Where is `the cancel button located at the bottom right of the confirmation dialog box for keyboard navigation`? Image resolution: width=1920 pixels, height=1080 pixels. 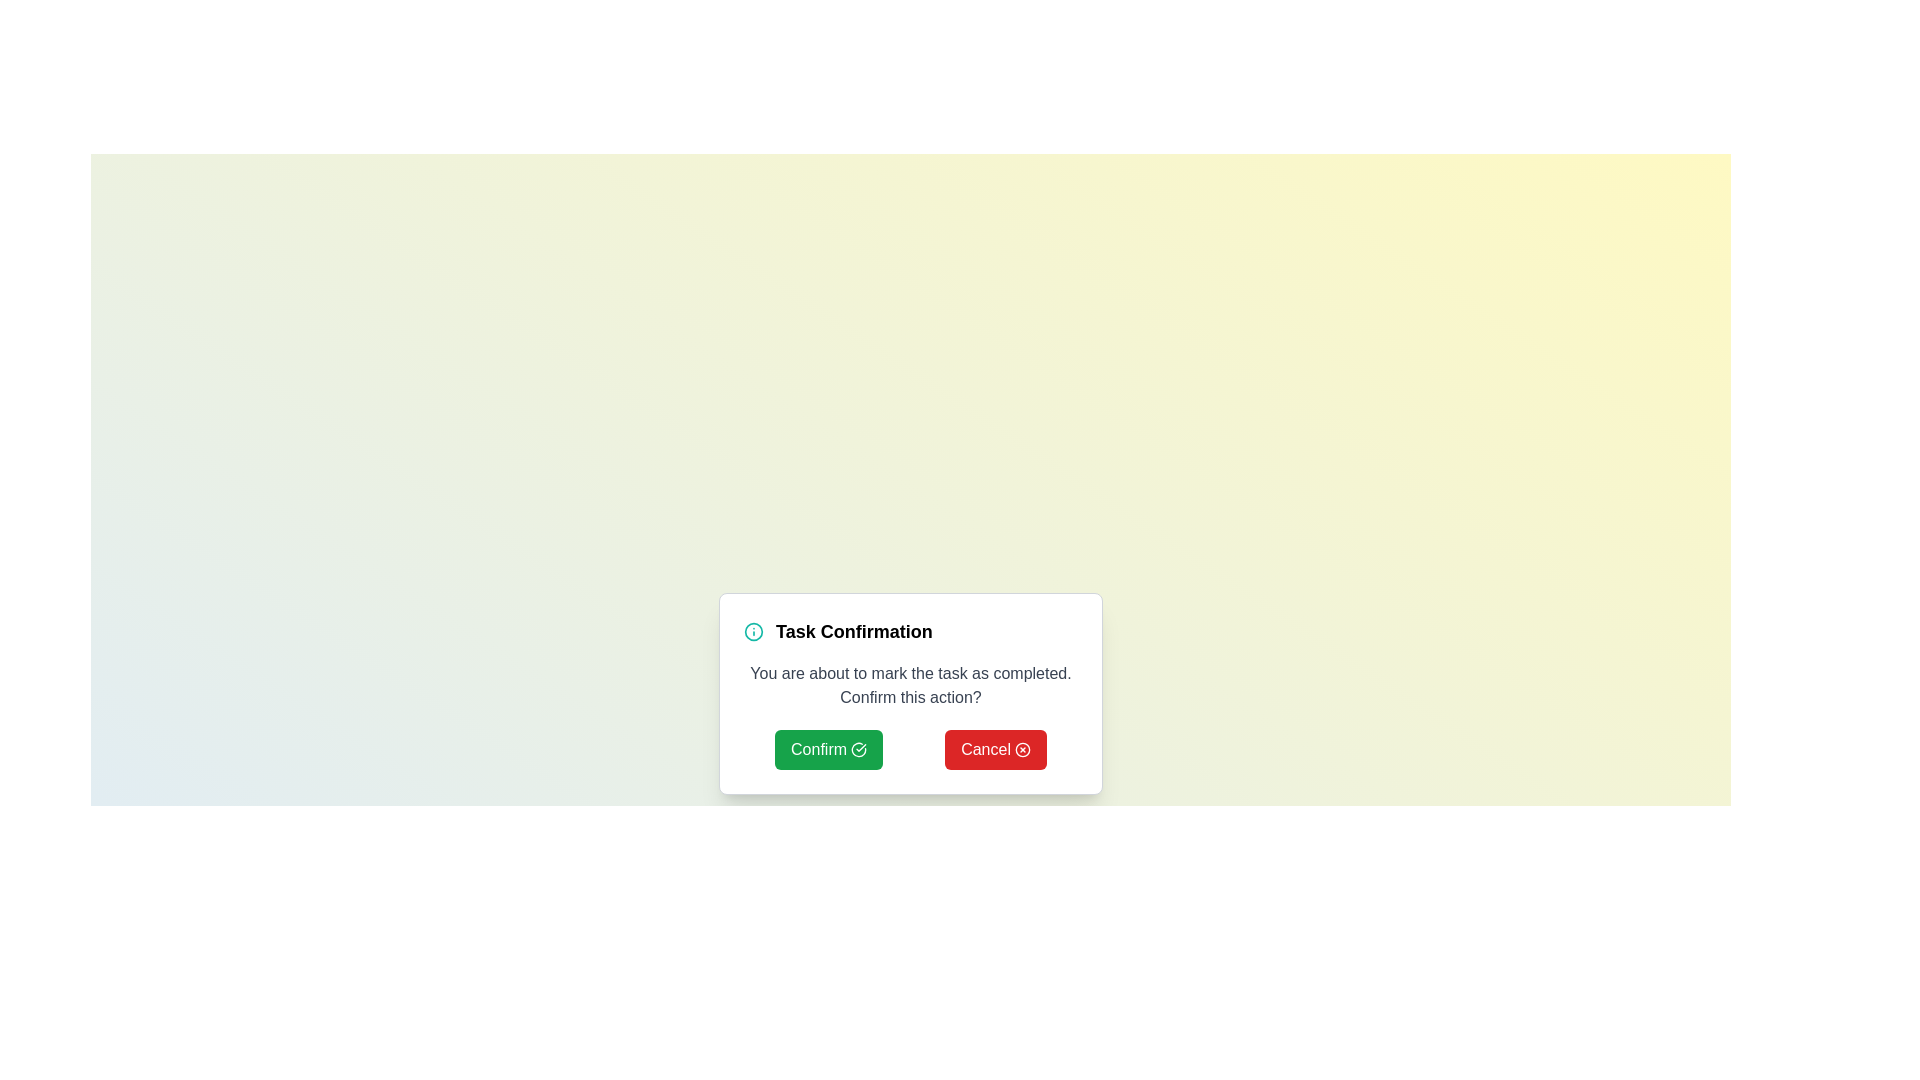 the cancel button located at the bottom right of the confirmation dialog box for keyboard navigation is located at coordinates (996, 749).